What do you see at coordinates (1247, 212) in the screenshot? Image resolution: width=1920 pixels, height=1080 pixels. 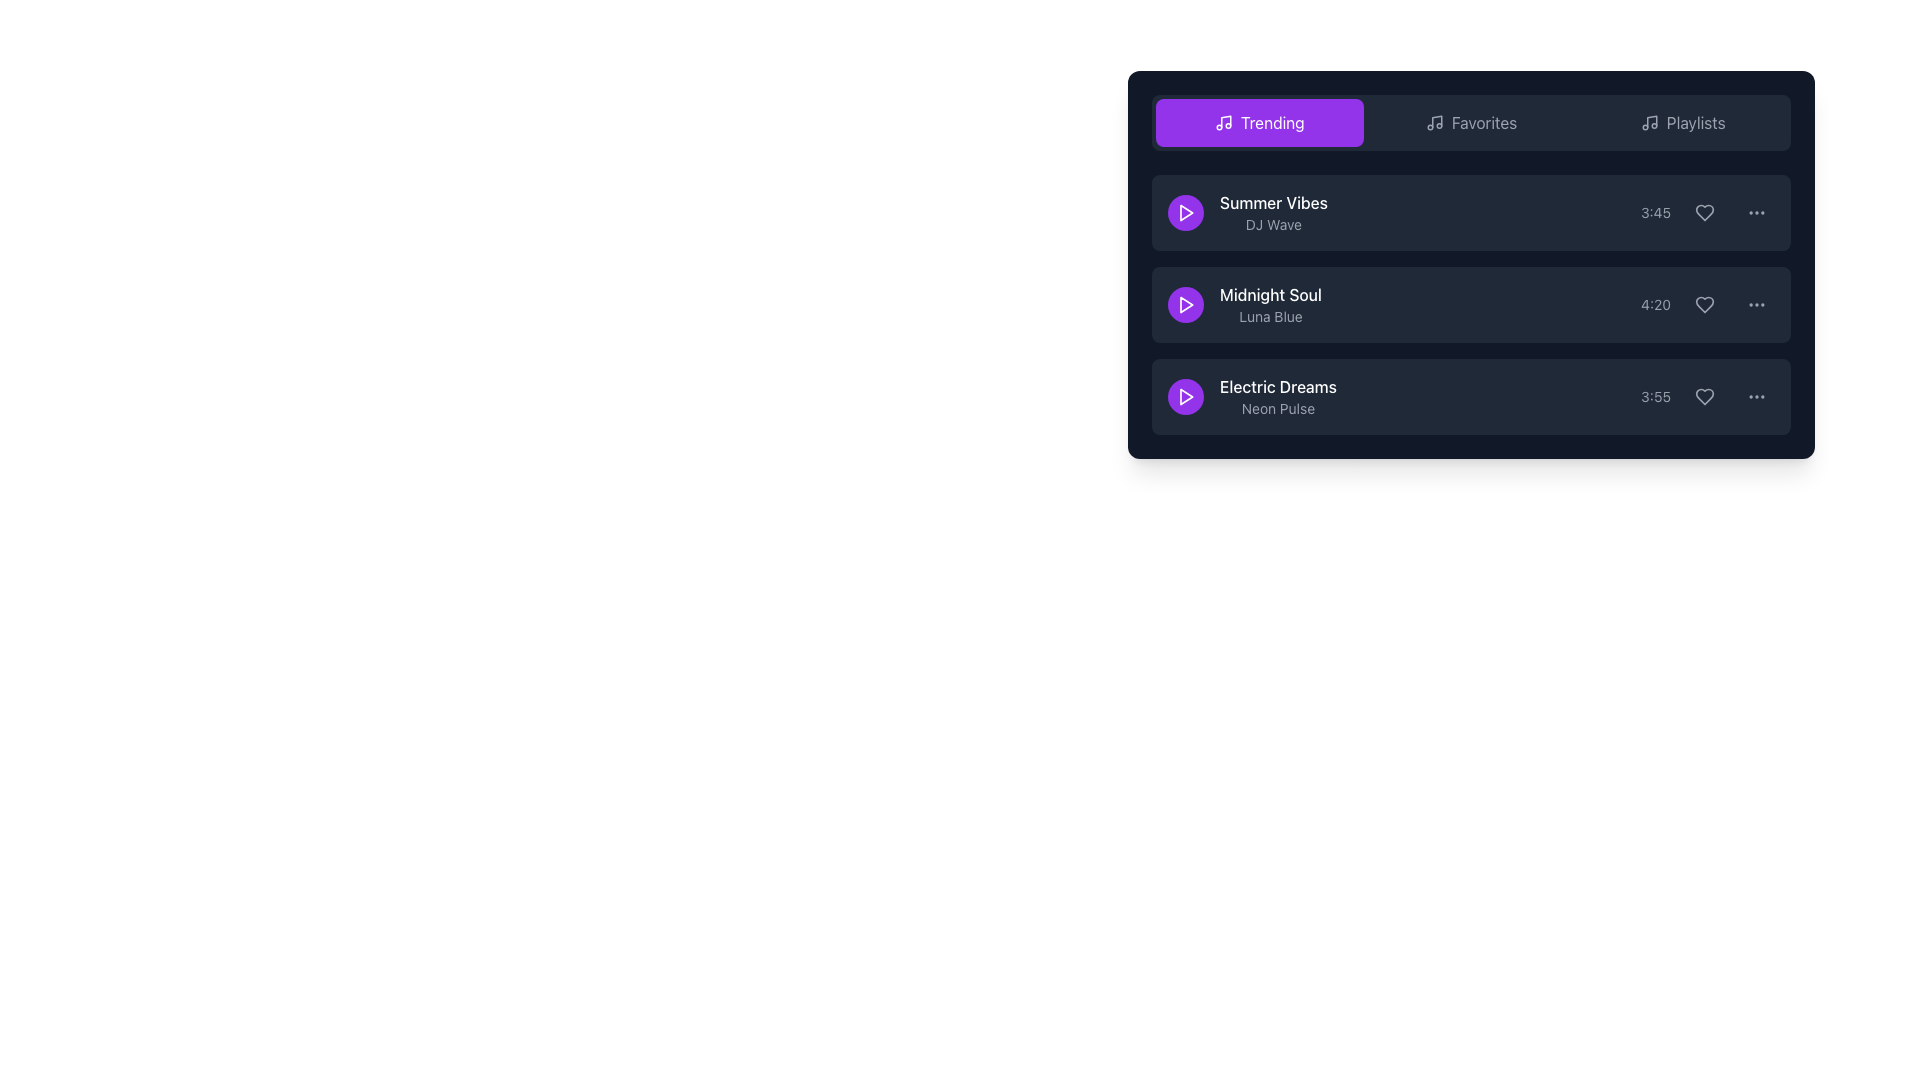 I see `on the informational text block displaying 'Summer Vibes' and 'DJ Wave'` at bounding box center [1247, 212].